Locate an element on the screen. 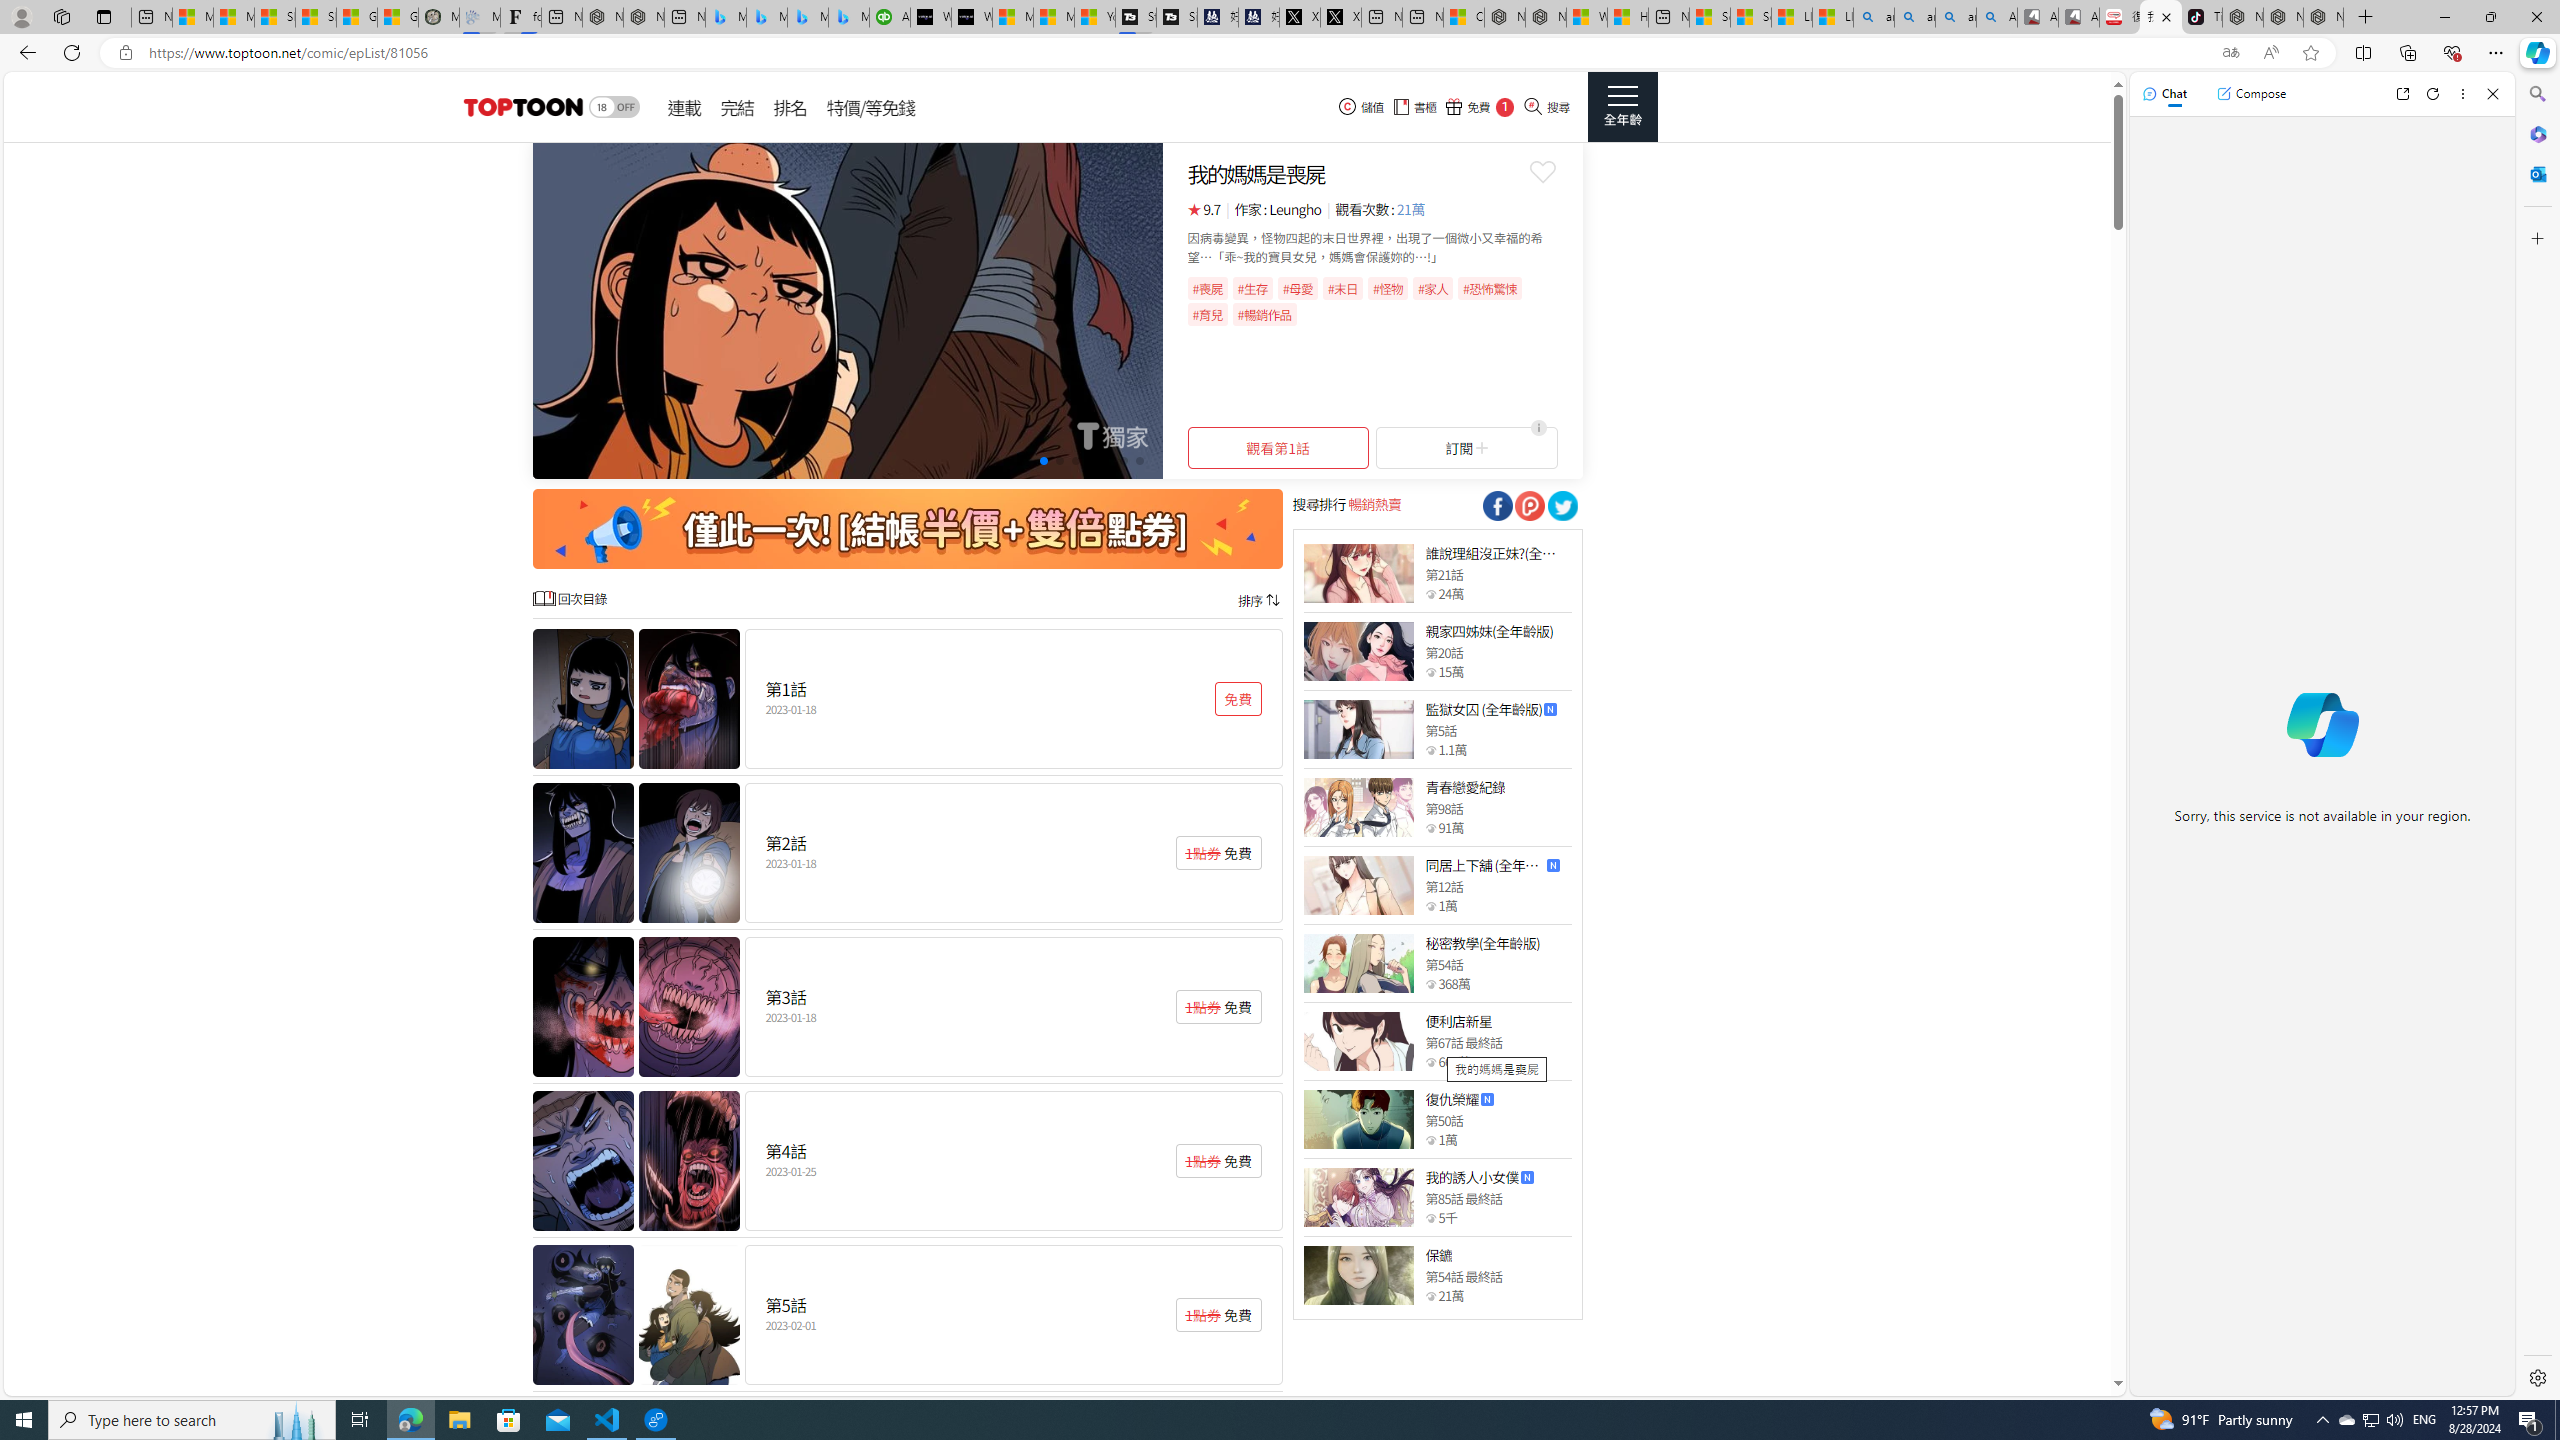 The image size is (2560, 1440). 'Go to slide 8' is located at coordinates (1106, 459).